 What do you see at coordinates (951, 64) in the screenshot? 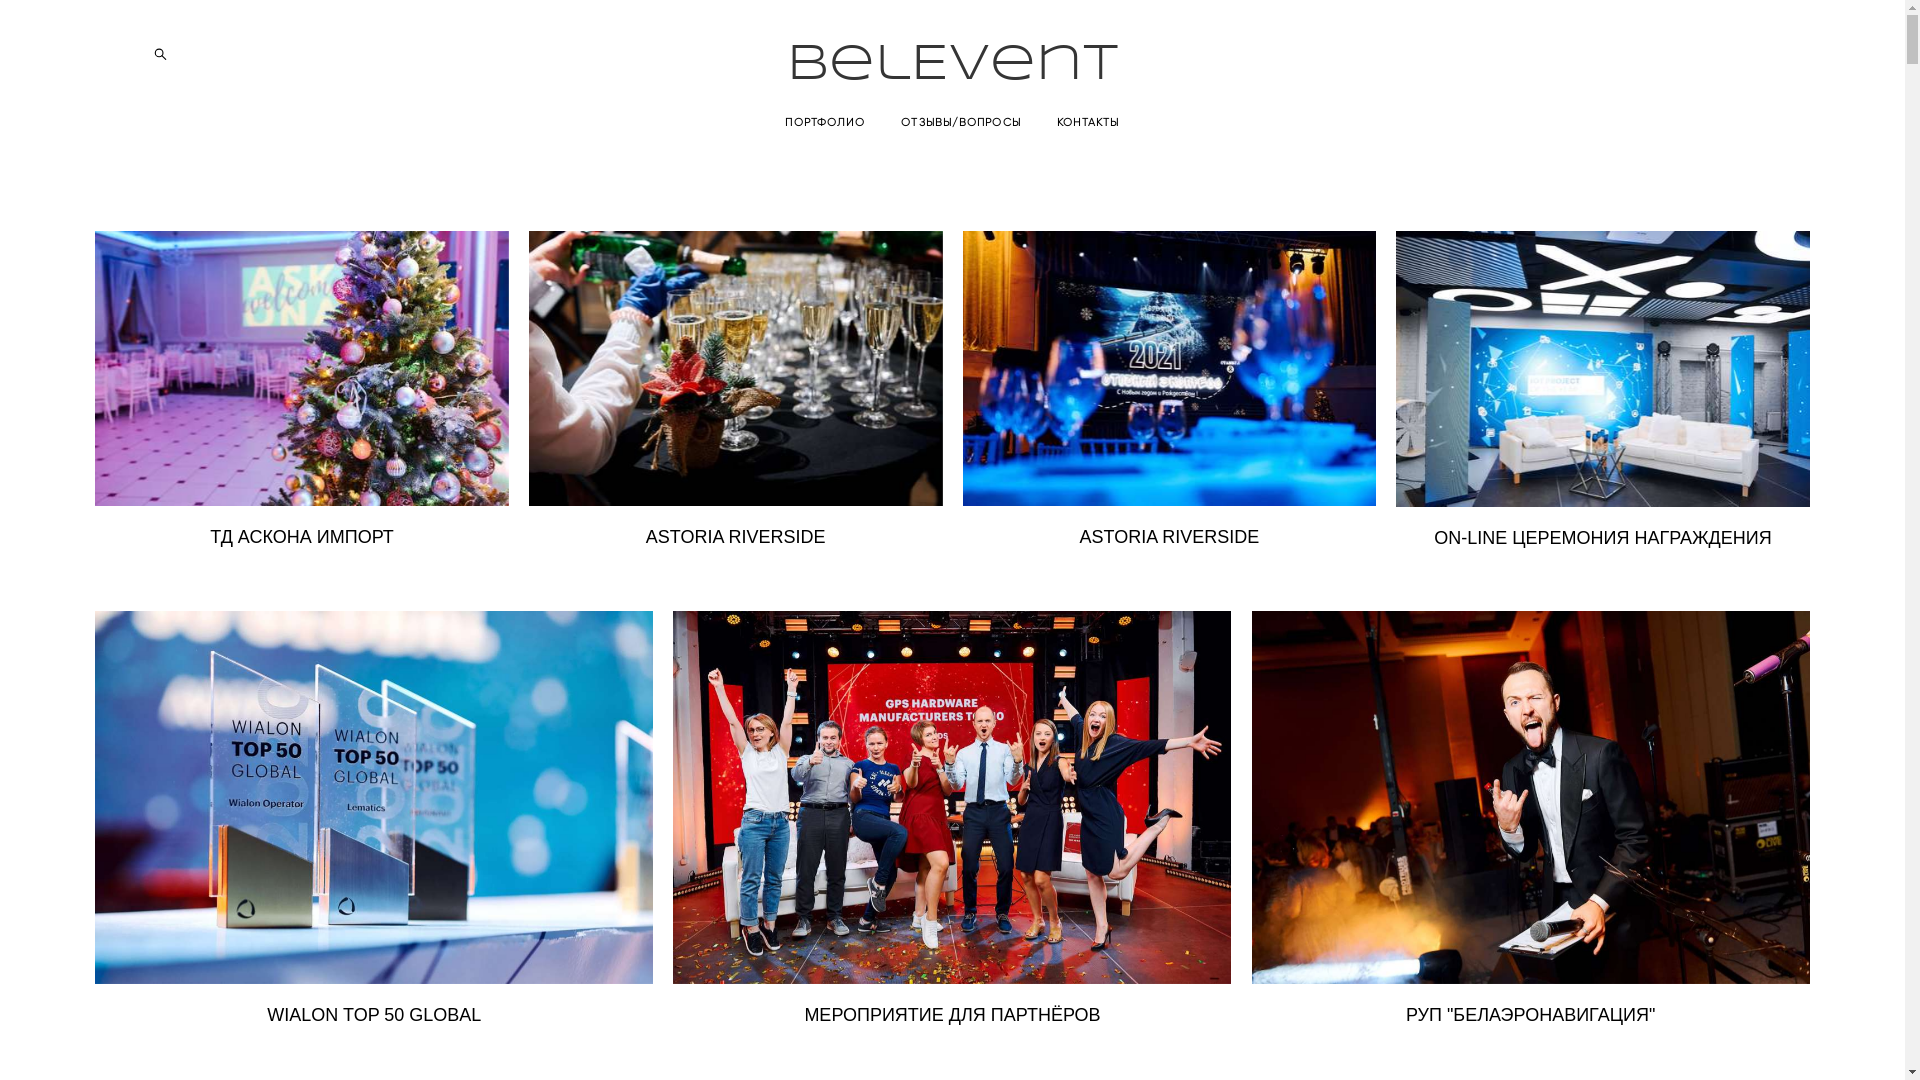
I see `'BelEvent'` at bounding box center [951, 64].